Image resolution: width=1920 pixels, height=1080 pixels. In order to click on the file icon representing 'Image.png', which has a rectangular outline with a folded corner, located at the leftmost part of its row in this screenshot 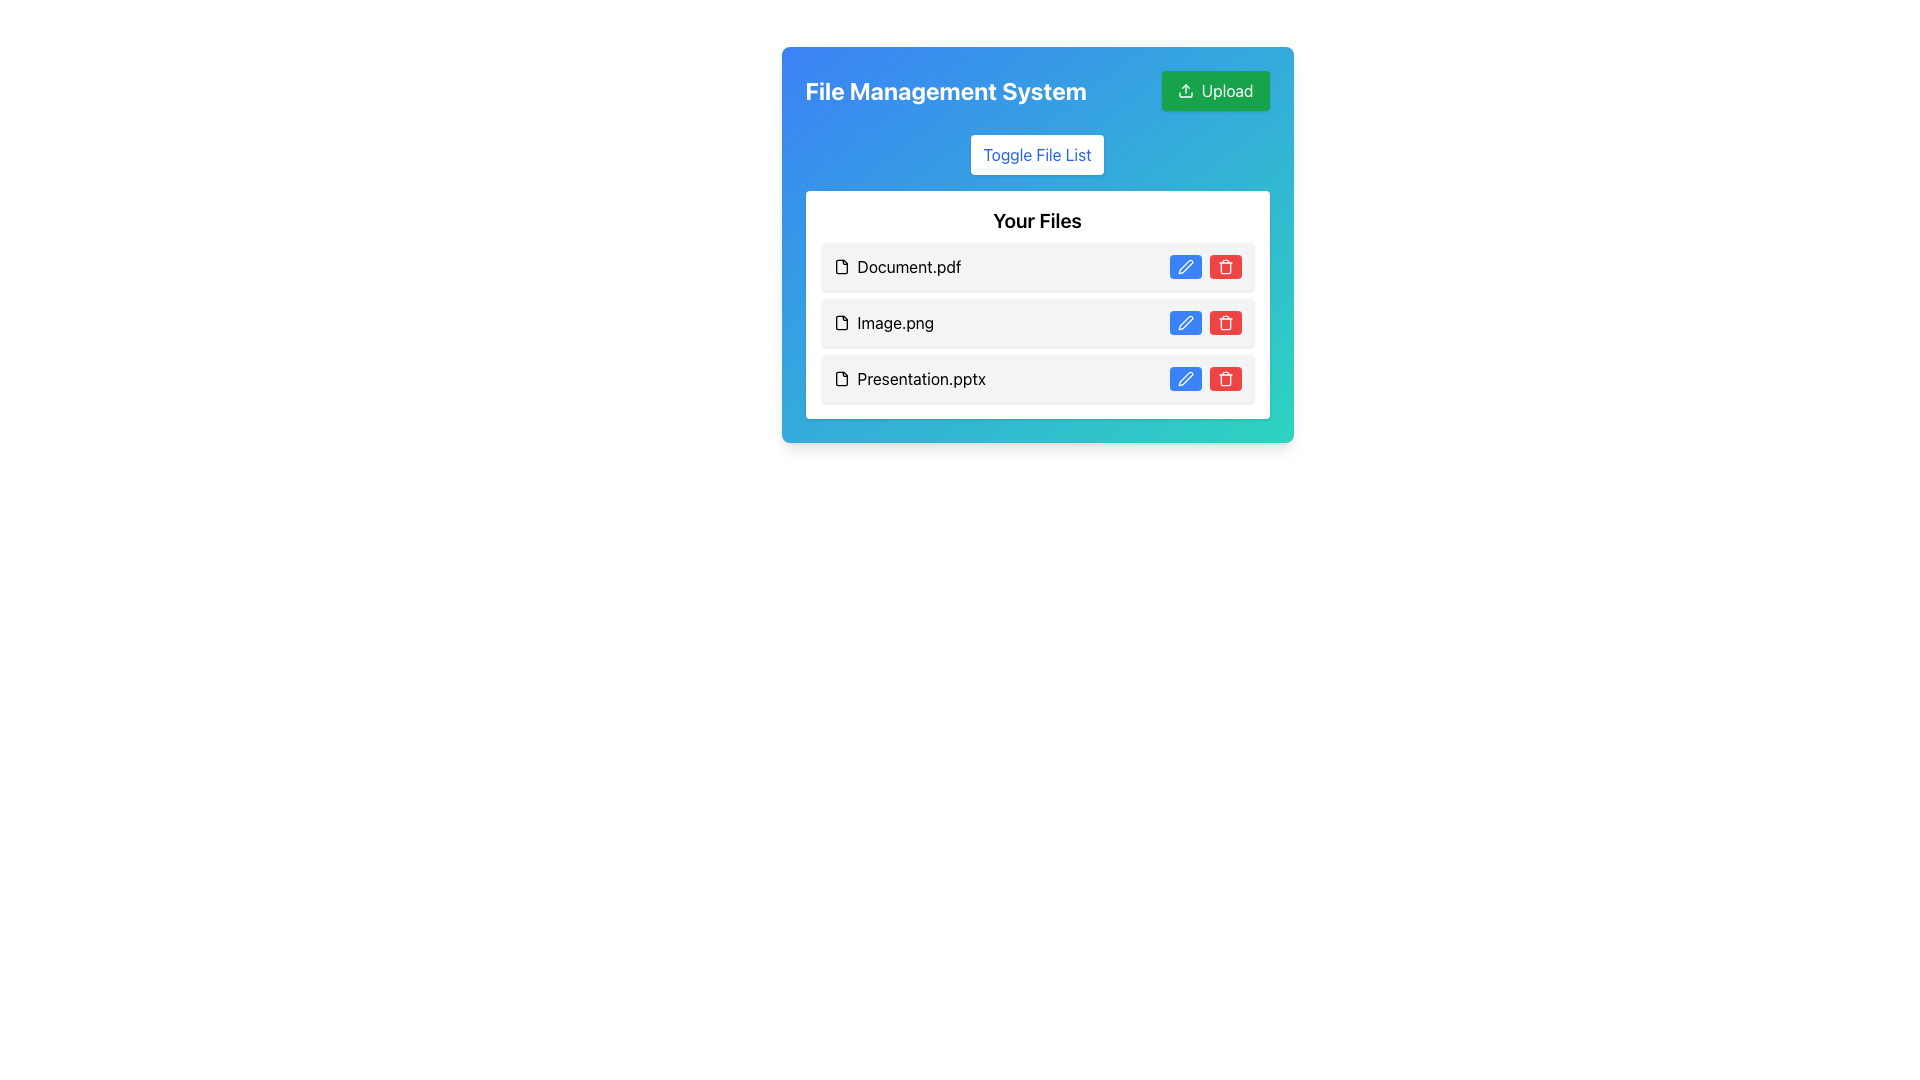, I will do `click(841, 322)`.